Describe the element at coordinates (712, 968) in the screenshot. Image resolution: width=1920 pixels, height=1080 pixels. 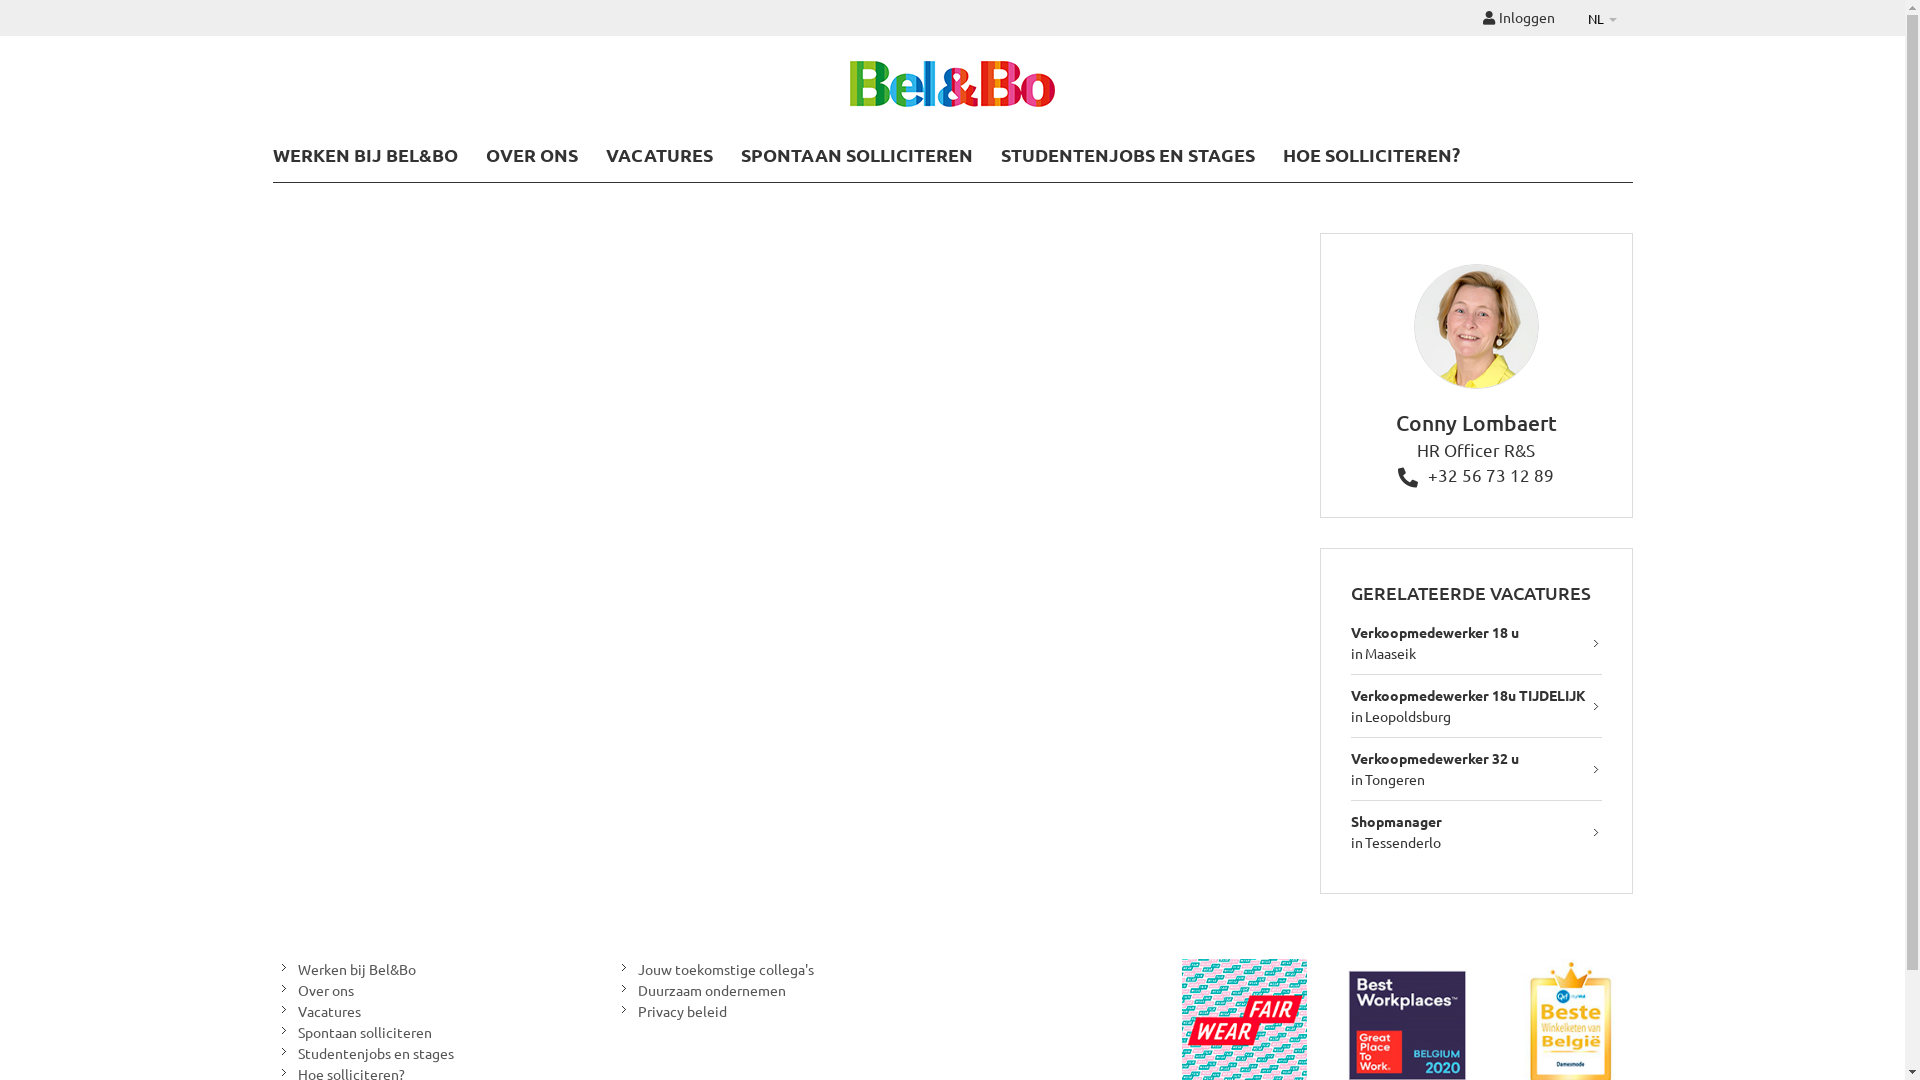
I see `'Jouw toekomstige collega's'` at that location.